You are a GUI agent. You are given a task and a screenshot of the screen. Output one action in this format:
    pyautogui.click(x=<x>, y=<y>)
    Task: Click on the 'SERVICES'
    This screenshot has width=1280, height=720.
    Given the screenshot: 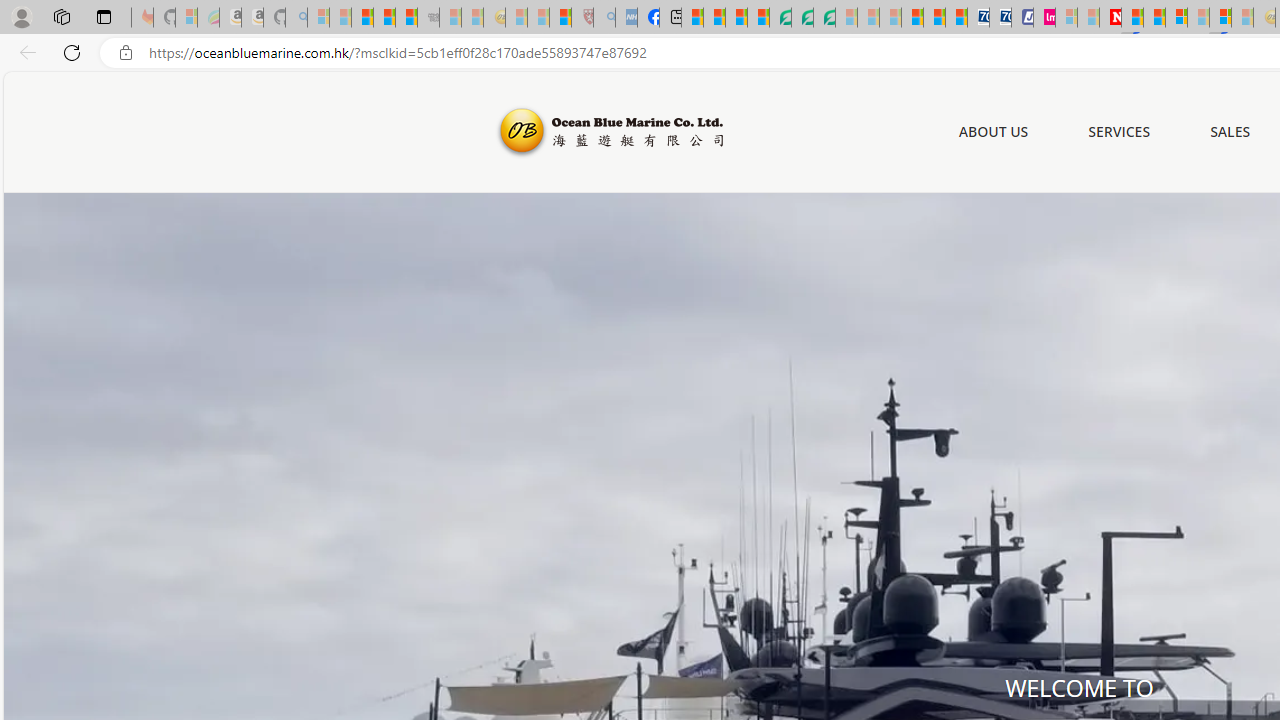 What is the action you would take?
    pyautogui.click(x=1120, y=132)
    